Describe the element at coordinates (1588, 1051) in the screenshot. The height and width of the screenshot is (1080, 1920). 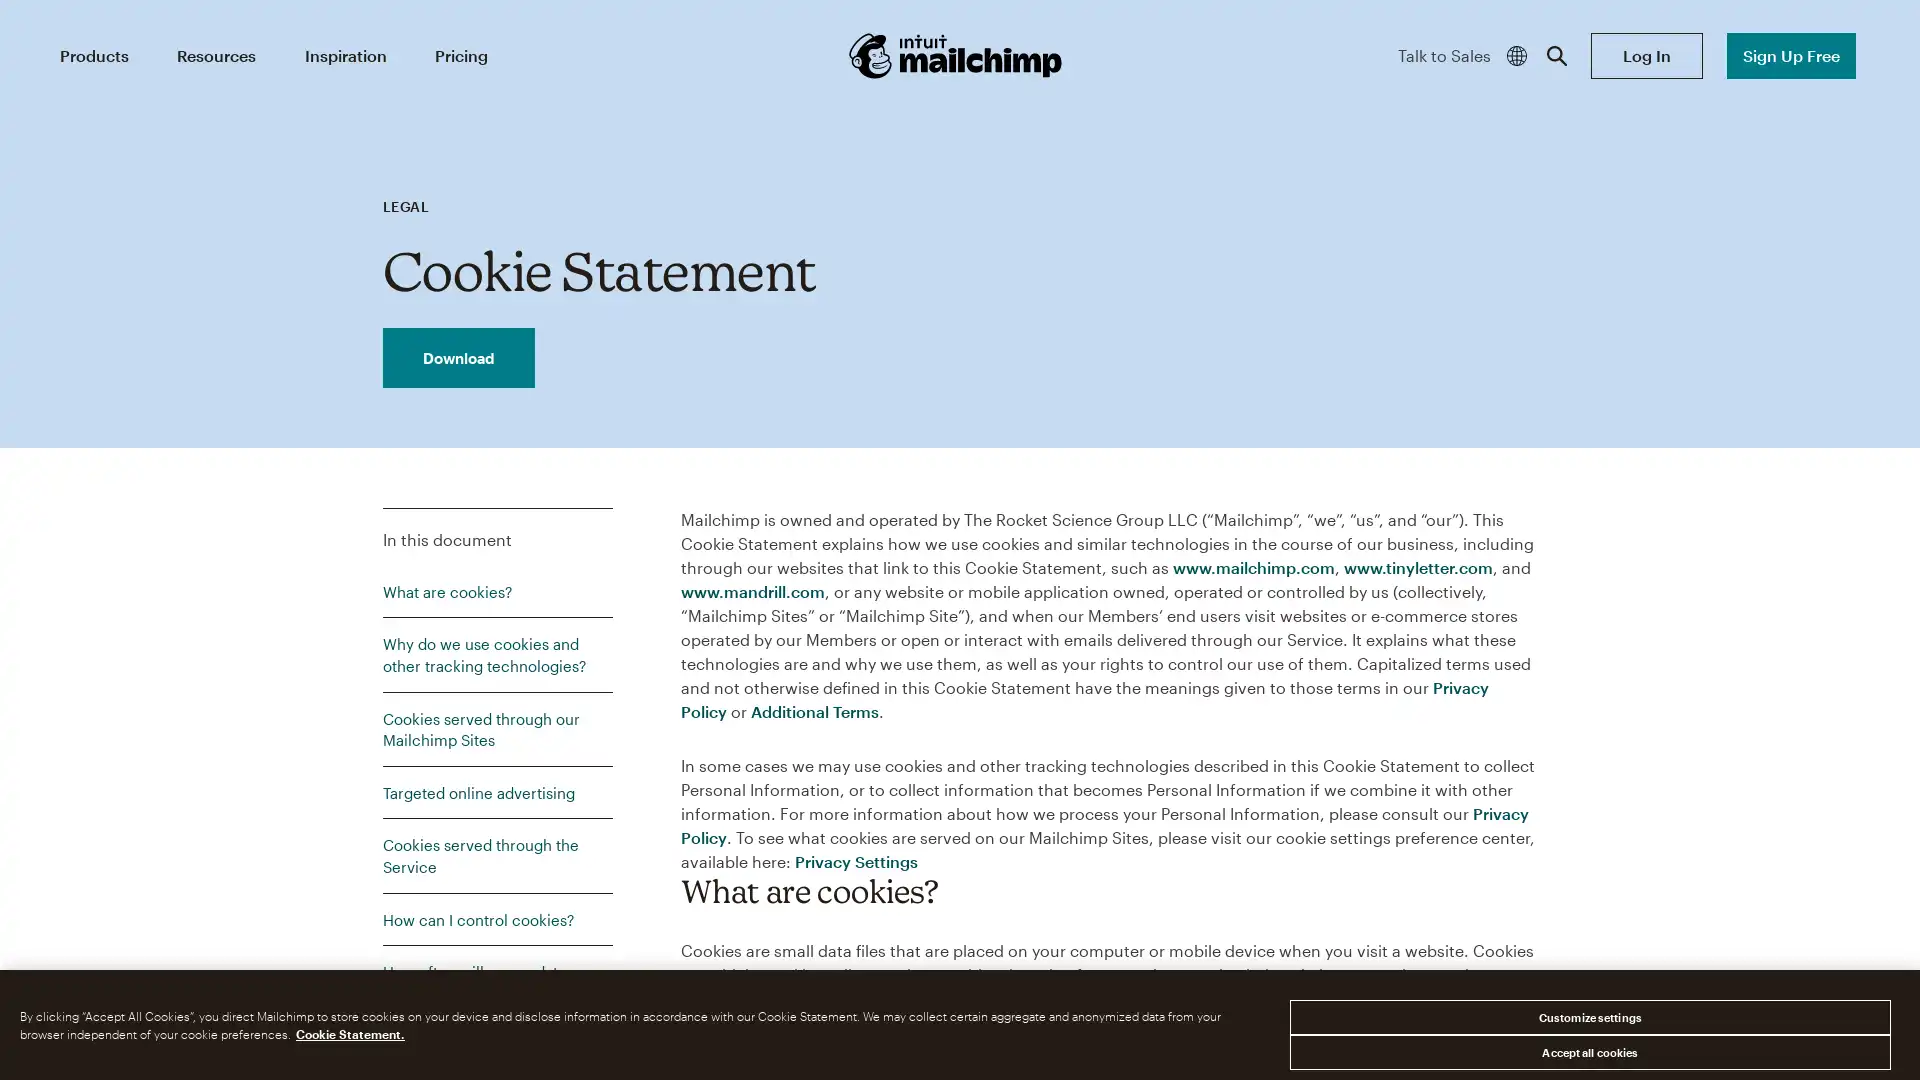
I see `Accept all cookies` at that location.